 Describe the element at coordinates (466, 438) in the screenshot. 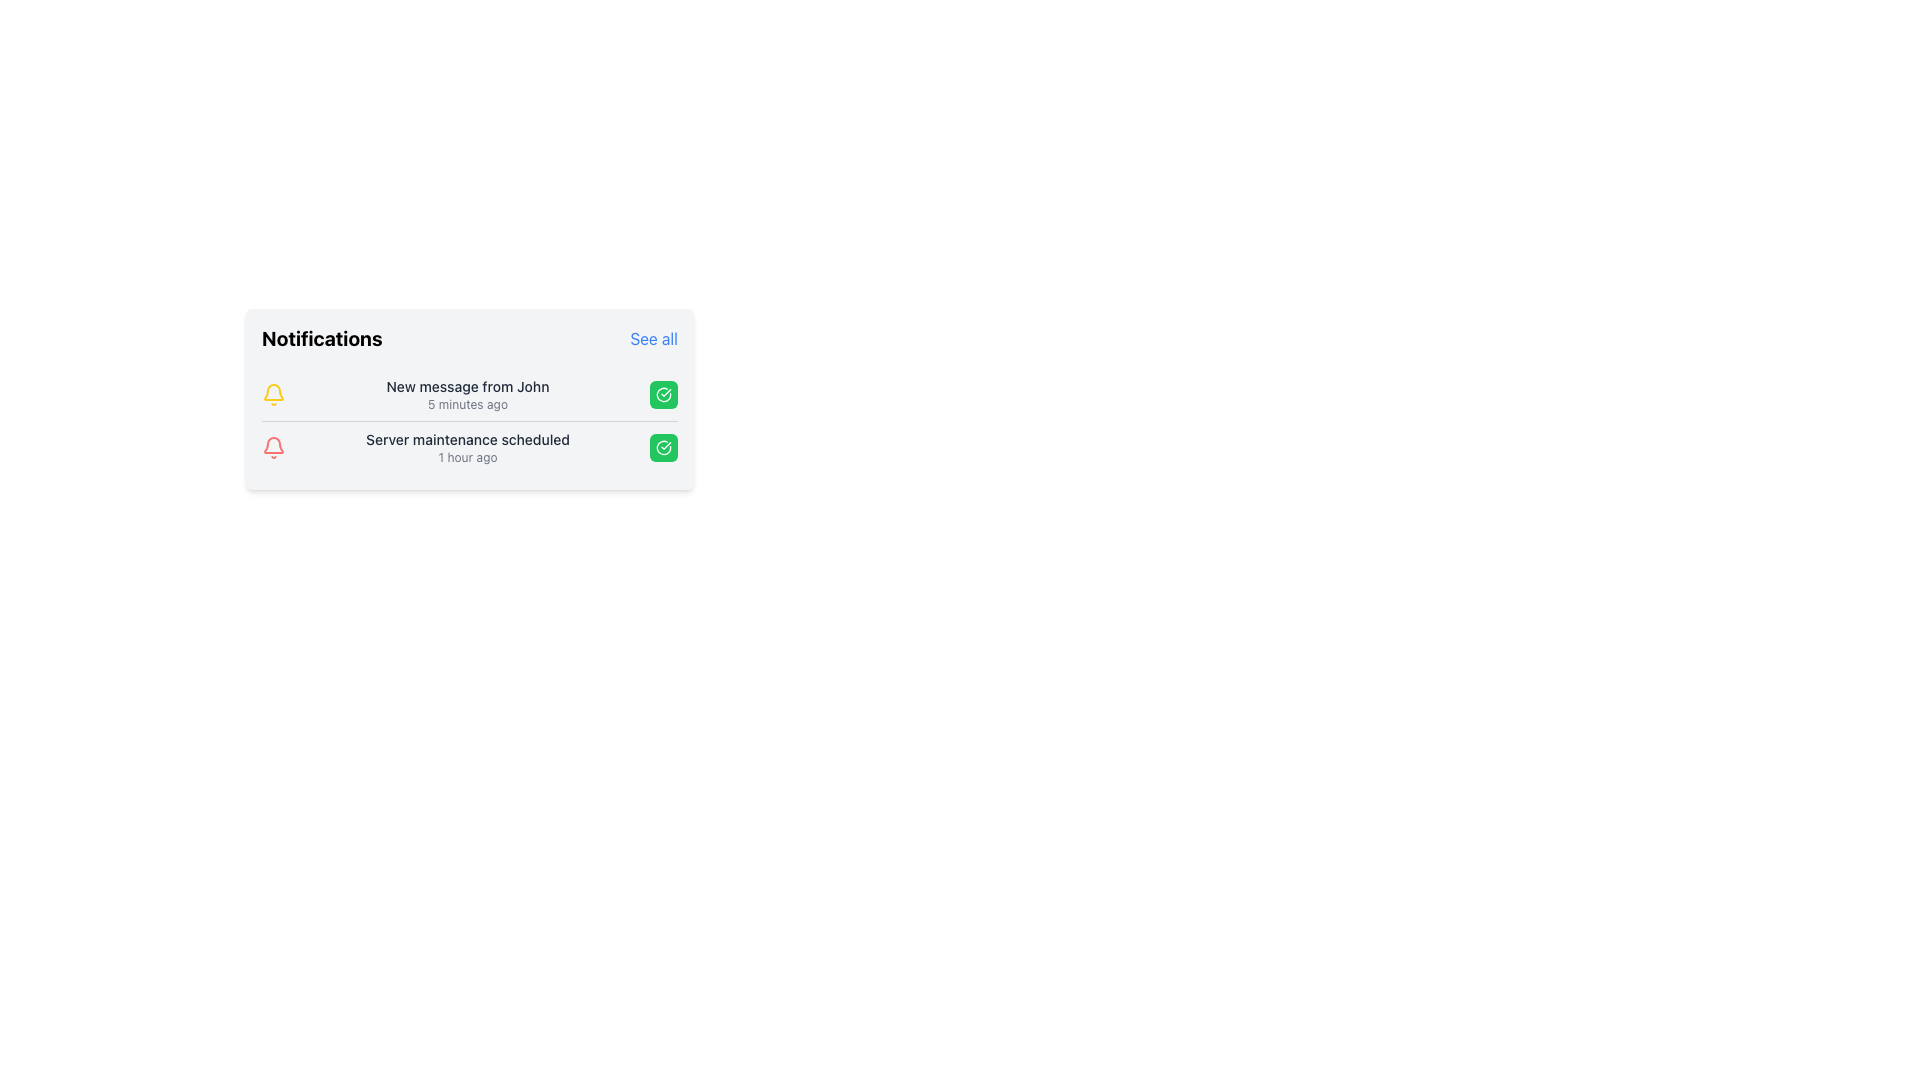

I see `the text segment reading 'Server maintenance scheduled', which is part of a notification system and is styled in small, medium-weight, gray font` at that location.